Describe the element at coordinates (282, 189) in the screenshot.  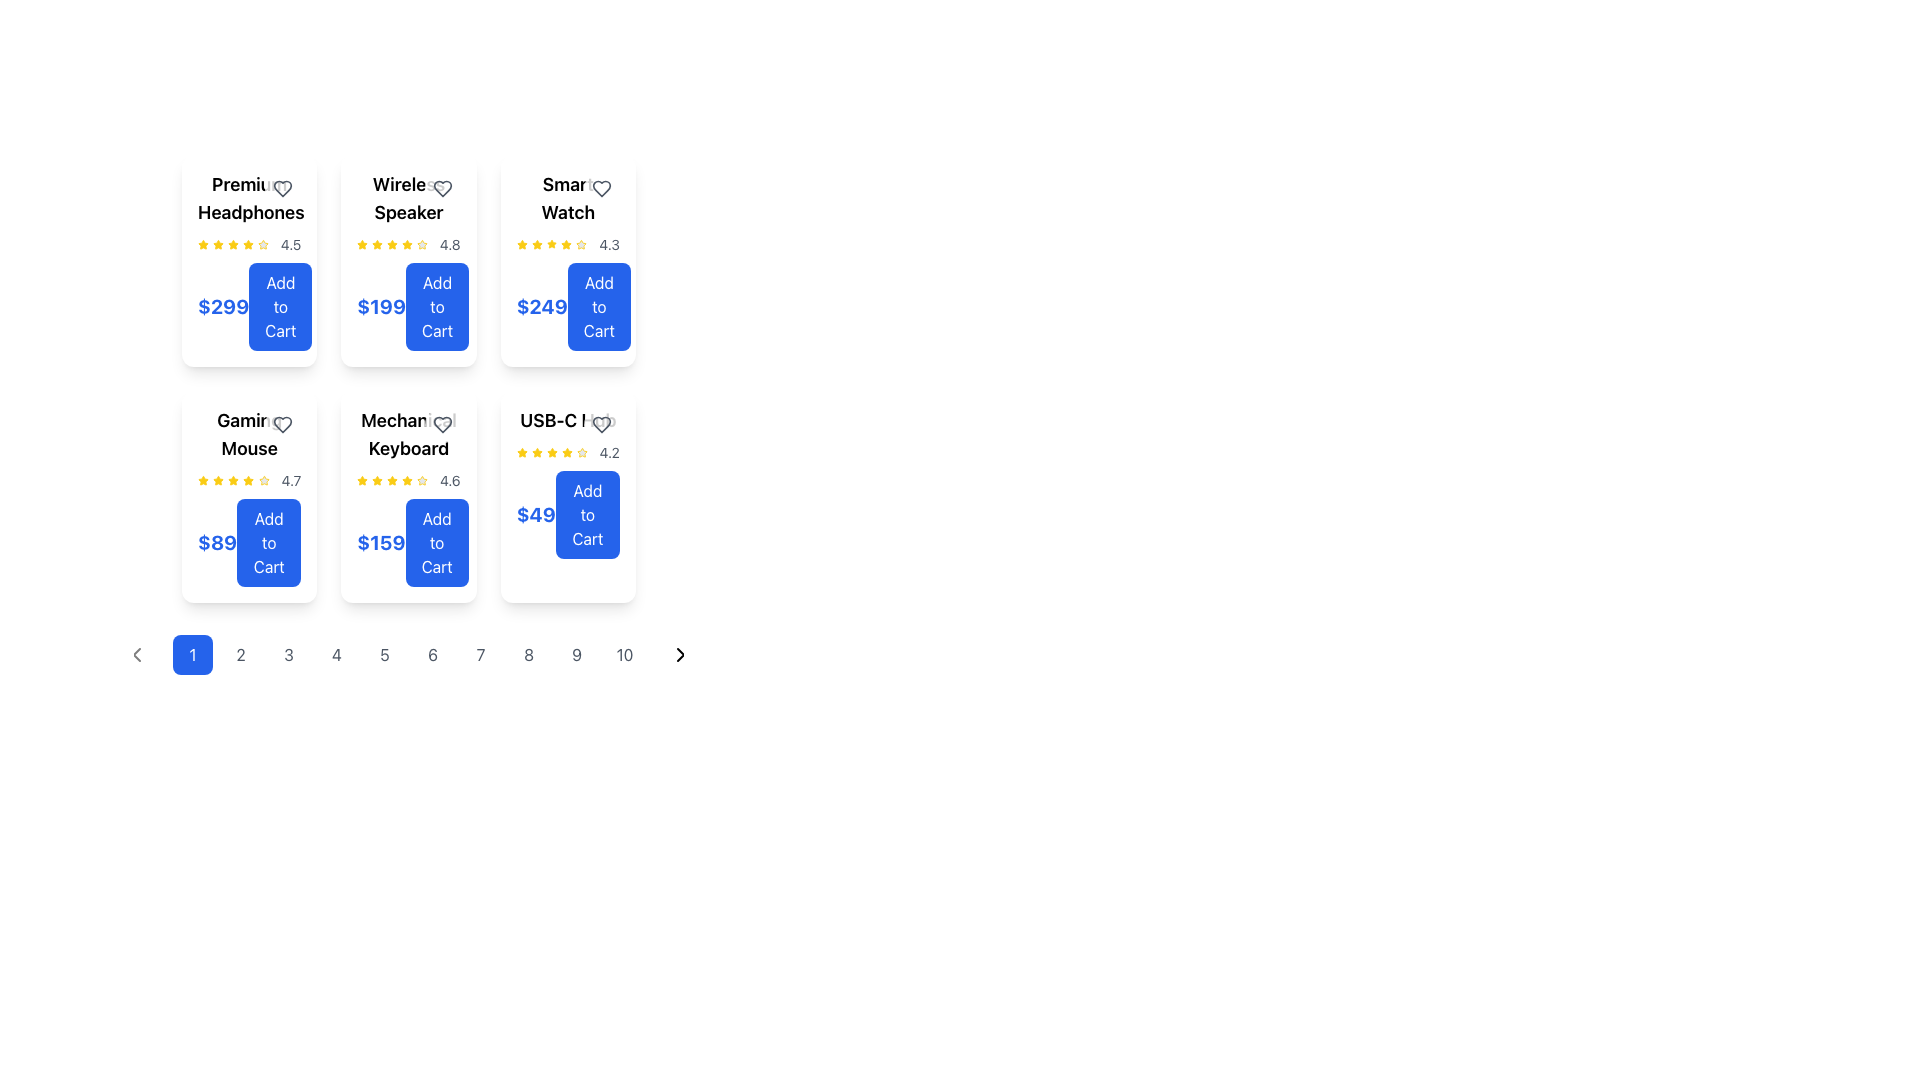
I see `the heart button located in the top left corner above the product card labeled 'Premium Headphones' to mark it as a favorite` at that location.